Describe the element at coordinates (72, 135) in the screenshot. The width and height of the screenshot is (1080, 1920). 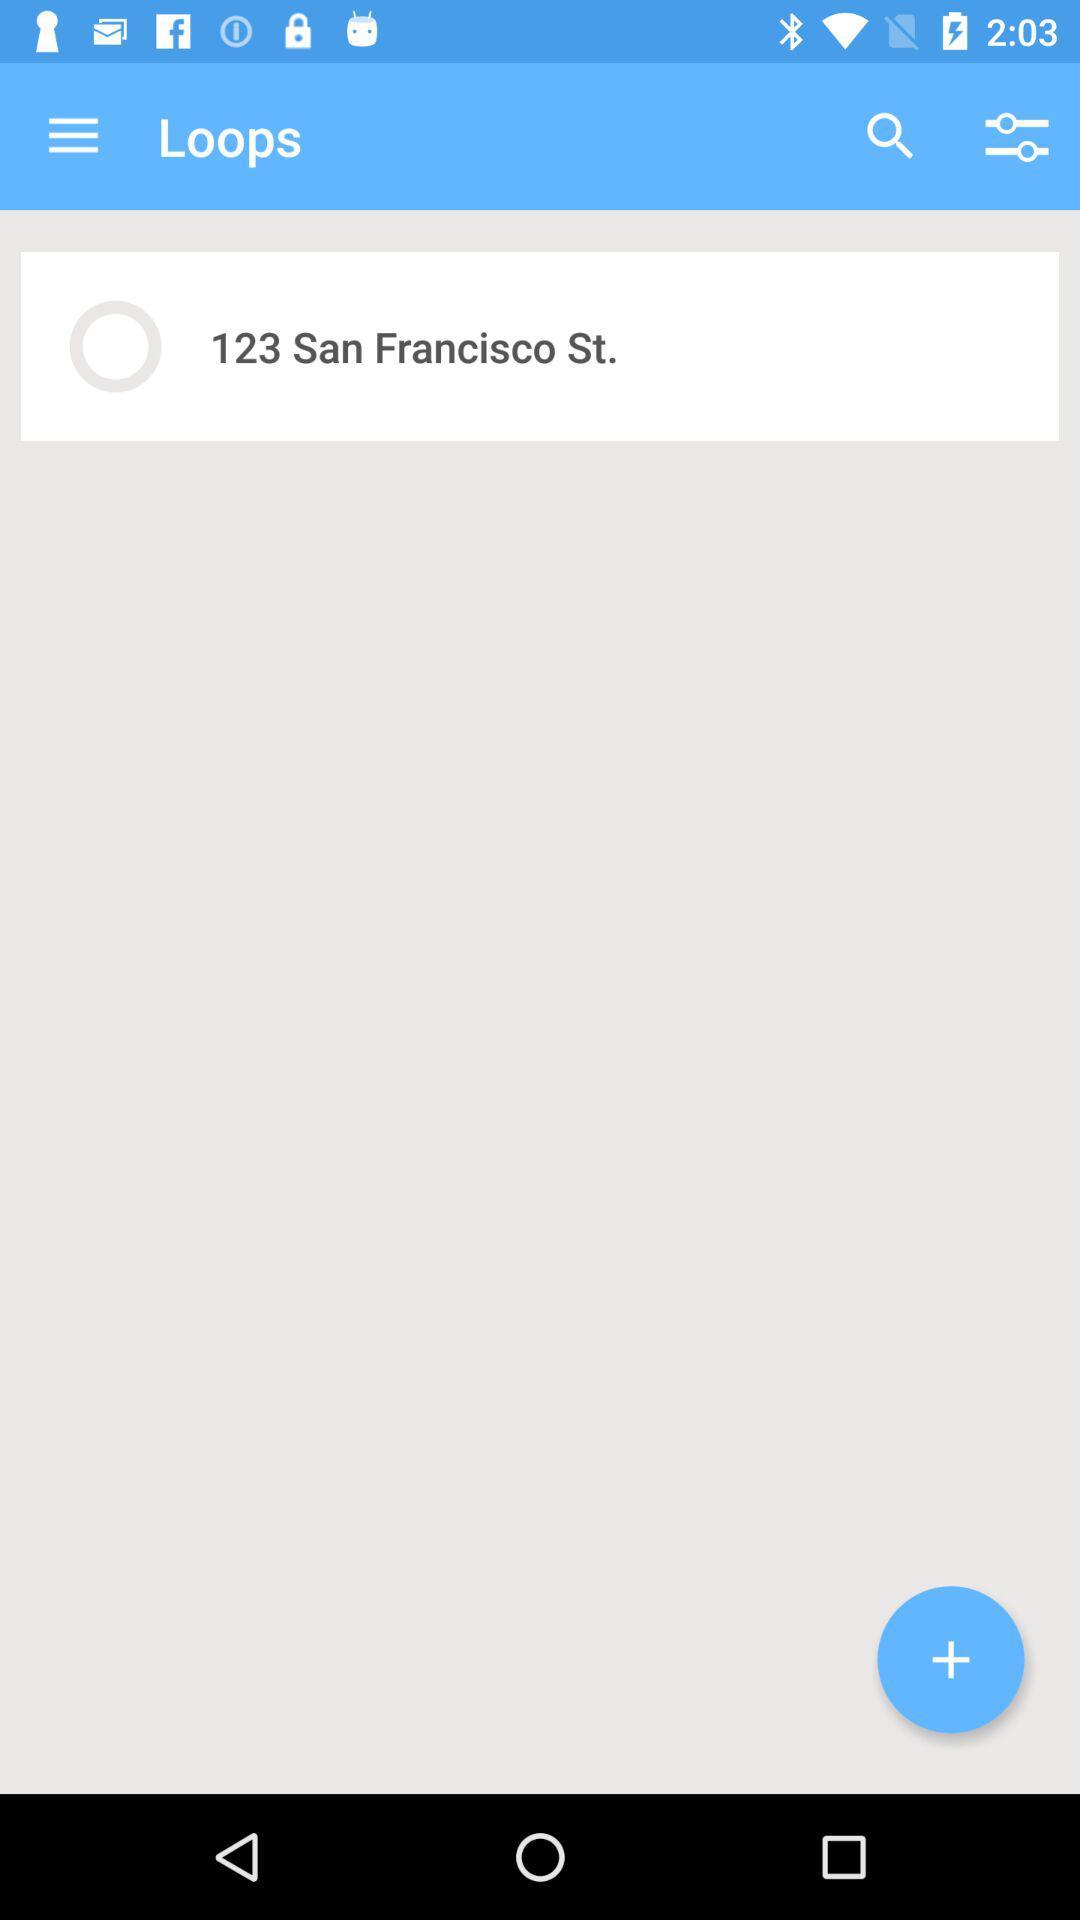
I see `icon next to loops` at that location.